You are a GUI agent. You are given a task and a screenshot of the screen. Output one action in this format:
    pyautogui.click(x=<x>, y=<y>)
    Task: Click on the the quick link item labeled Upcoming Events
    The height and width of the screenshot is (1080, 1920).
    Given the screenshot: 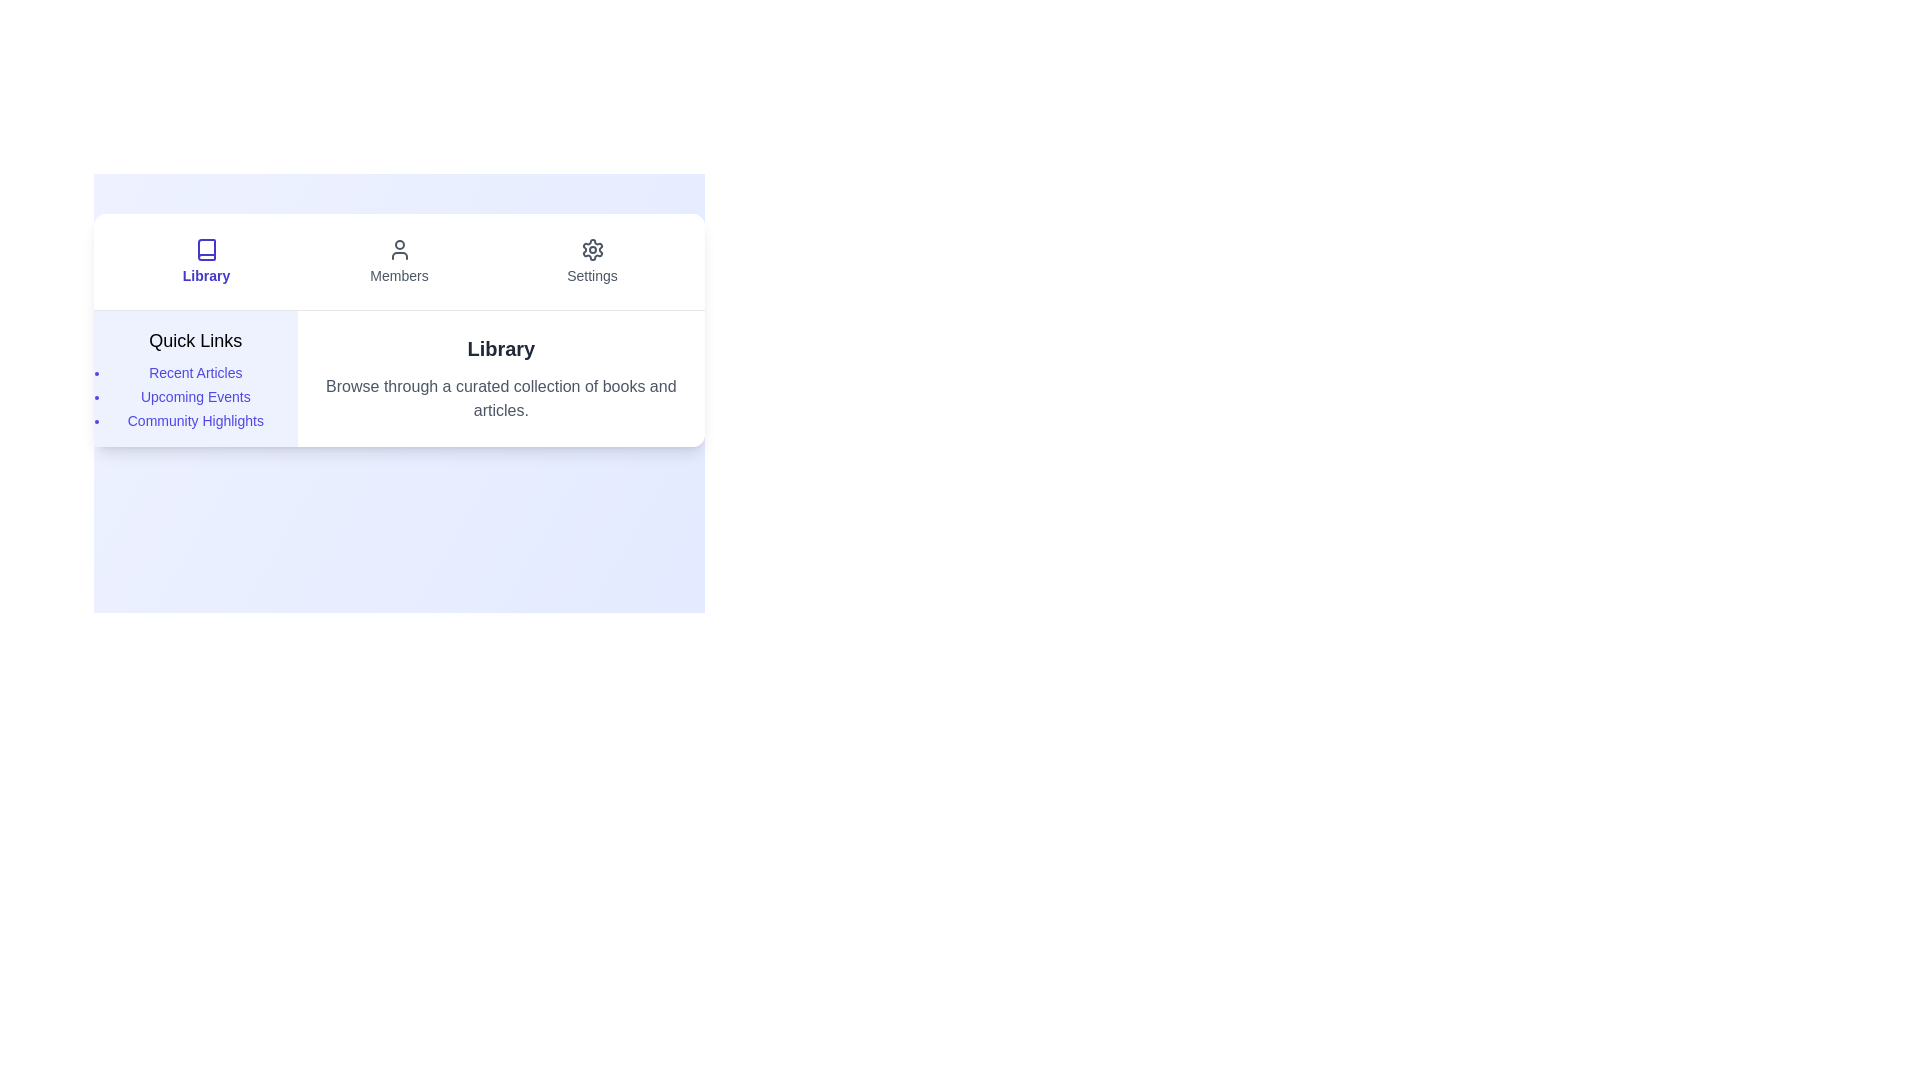 What is the action you would take?
    pyautogui.click(x=195, y=397)
    